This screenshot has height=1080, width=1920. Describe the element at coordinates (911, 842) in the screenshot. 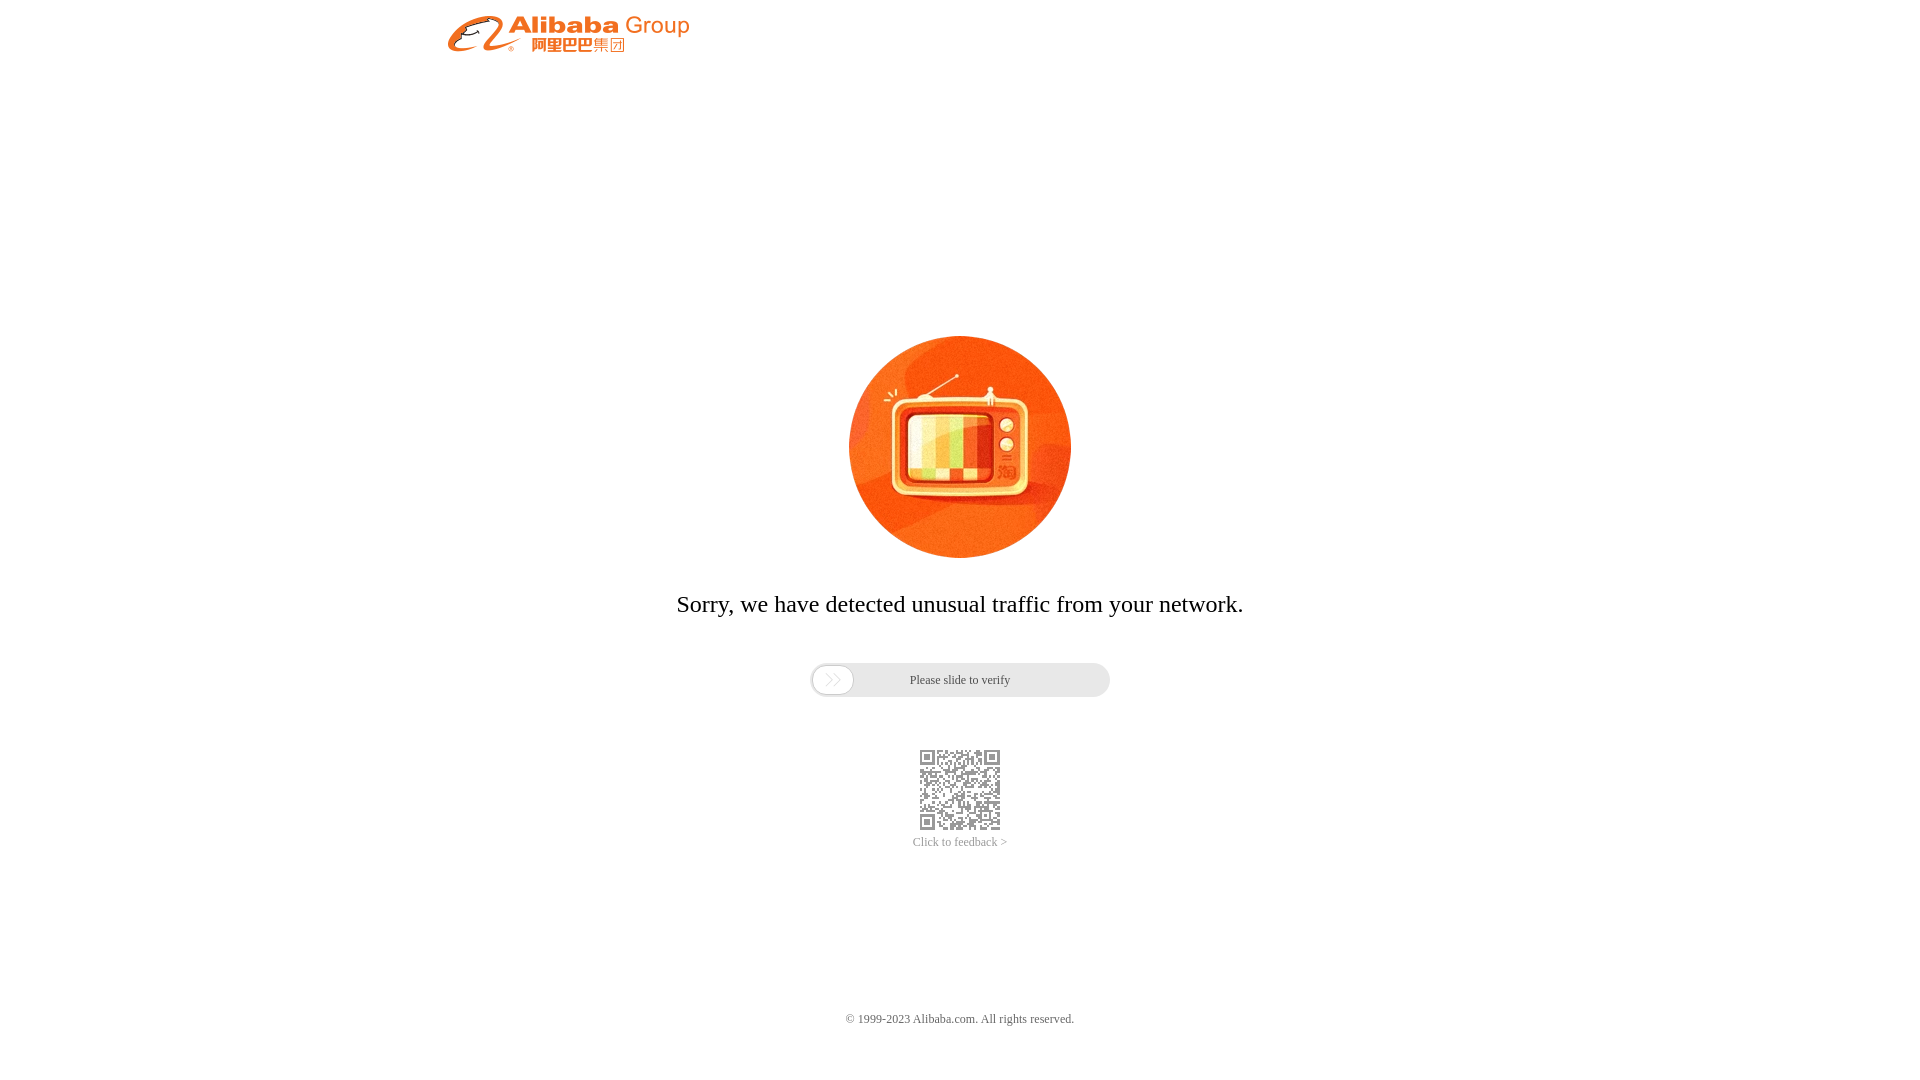

I see `'Click to feedback >'` at that location.